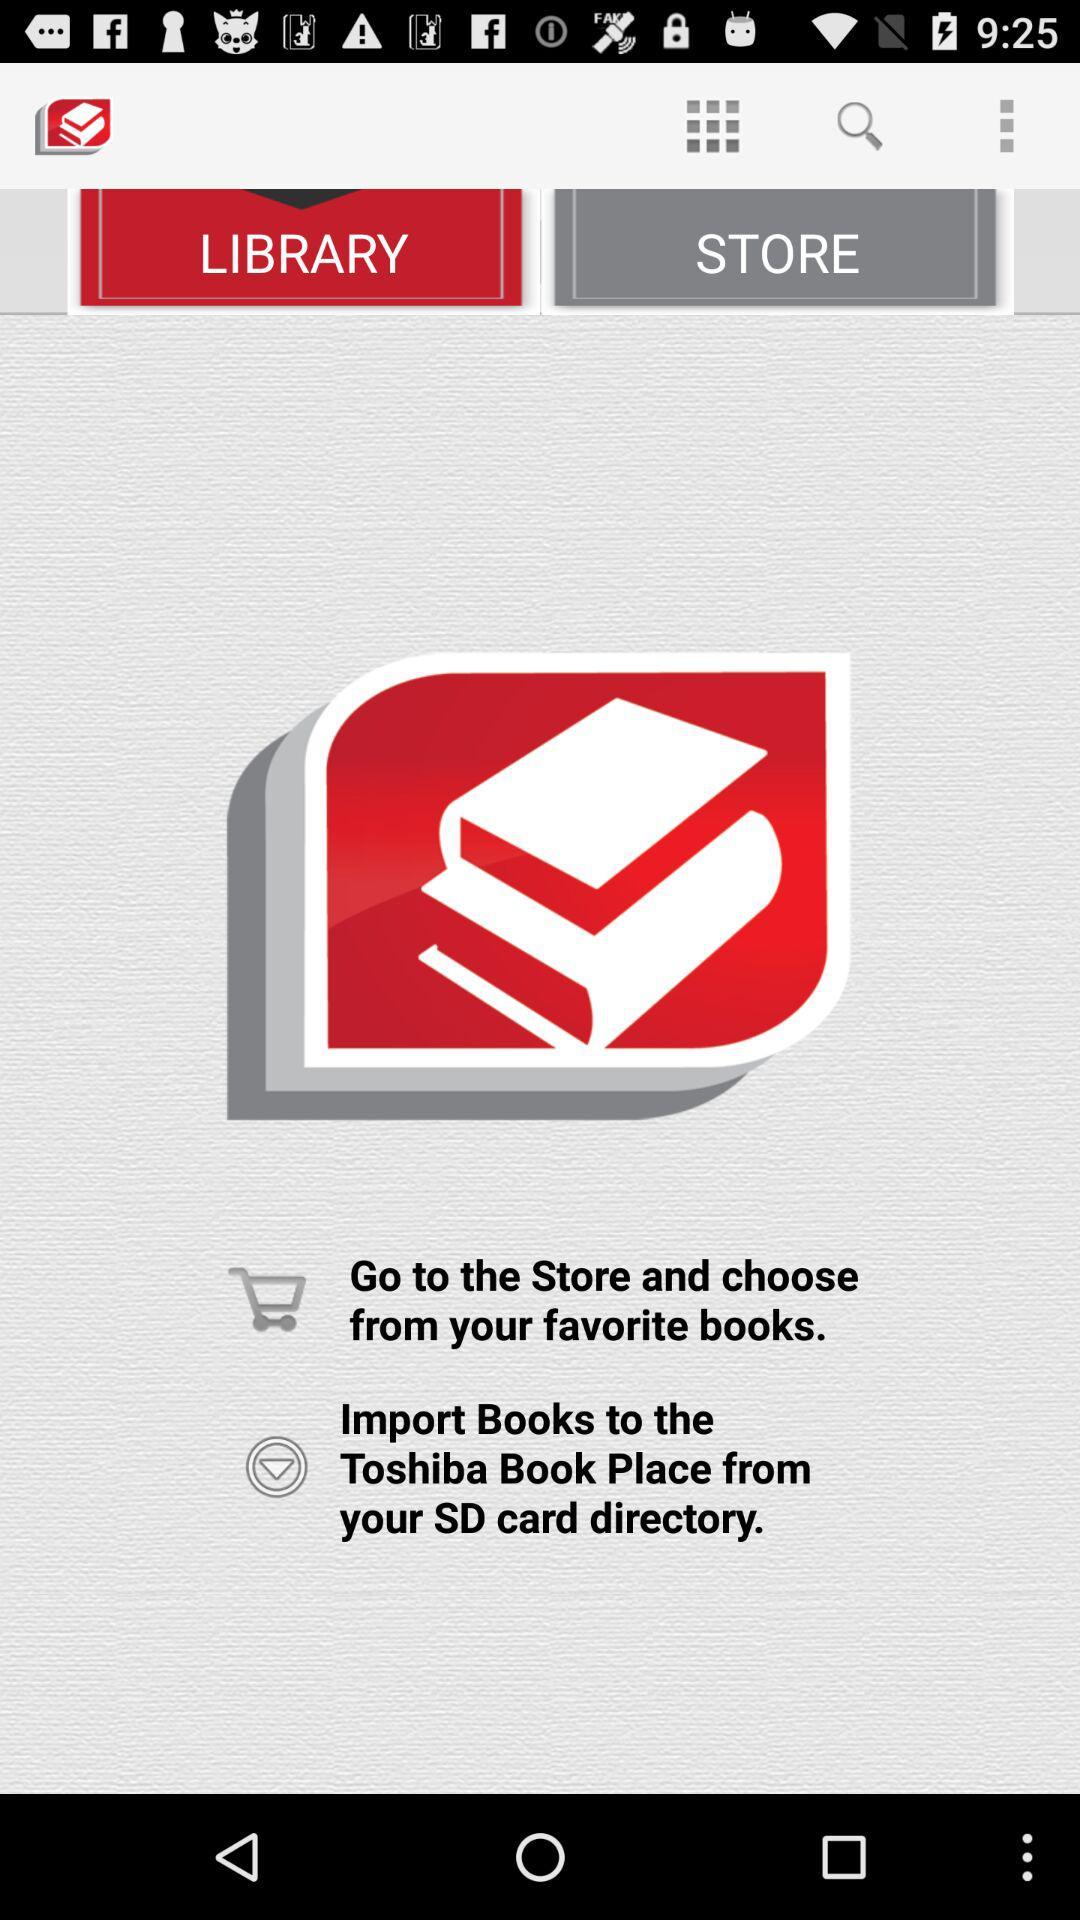  What do you see at coordinates (276, 1467) in the screenshot?
I see `import your books from sd card` at bounding box center [276, 1467].